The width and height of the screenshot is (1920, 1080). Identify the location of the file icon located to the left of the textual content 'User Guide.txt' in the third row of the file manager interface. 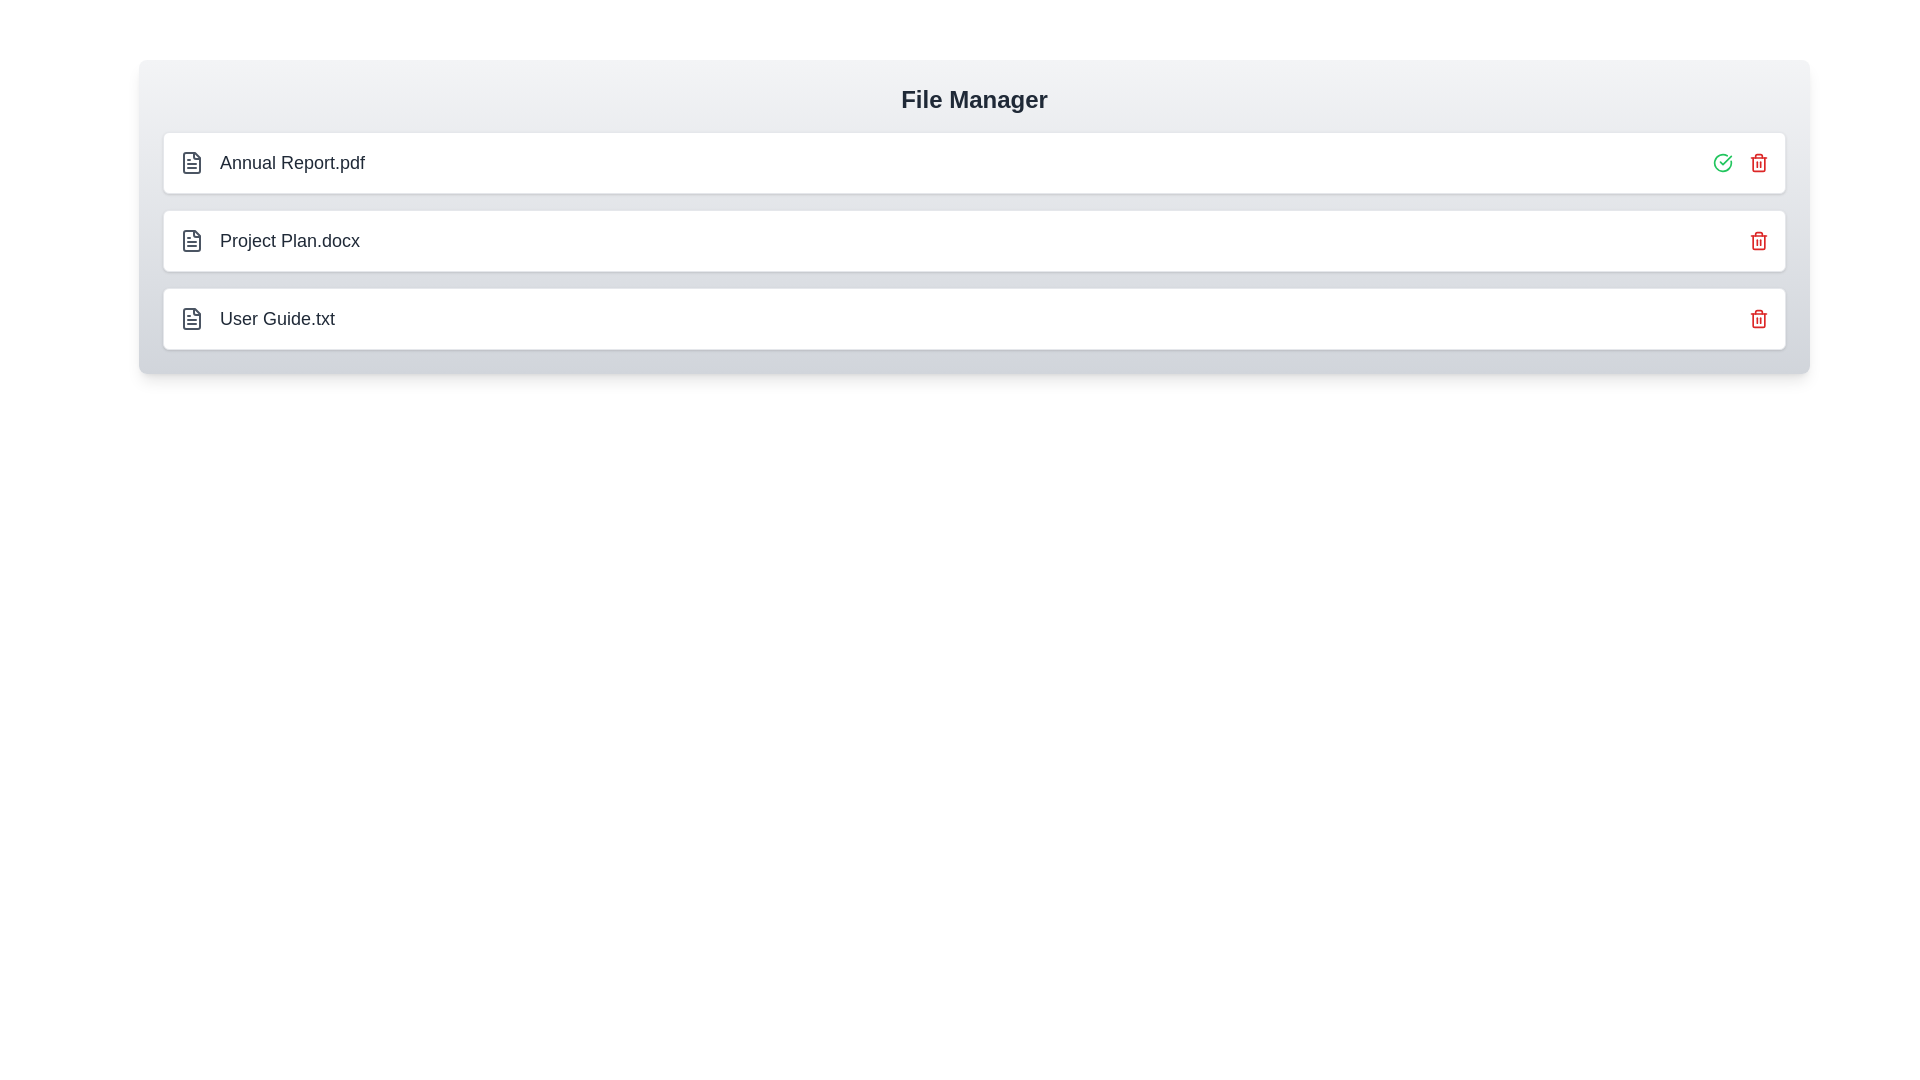
(192, 318).